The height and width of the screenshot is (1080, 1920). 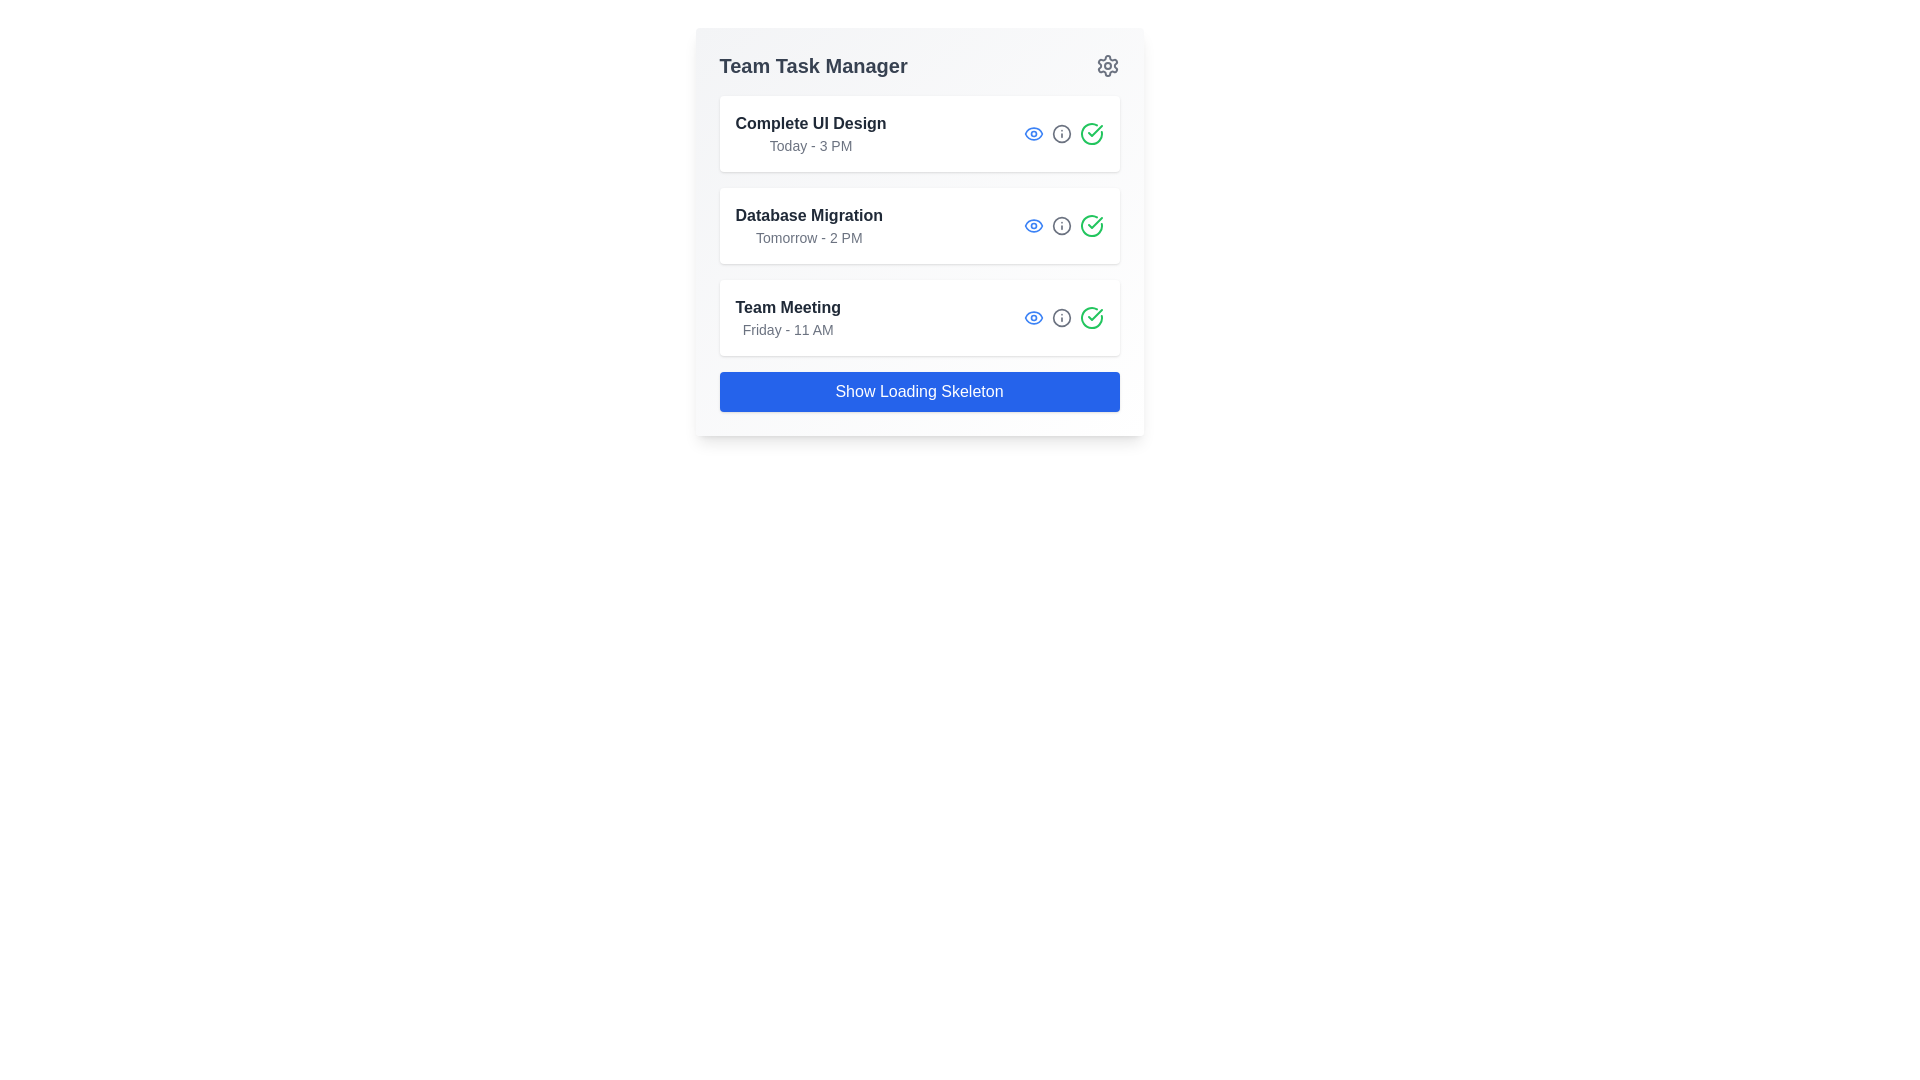 I want to click on the green circular icon indicating the completion status of the task labeled 'Complete UI Design', so click(x=1093, y=223).